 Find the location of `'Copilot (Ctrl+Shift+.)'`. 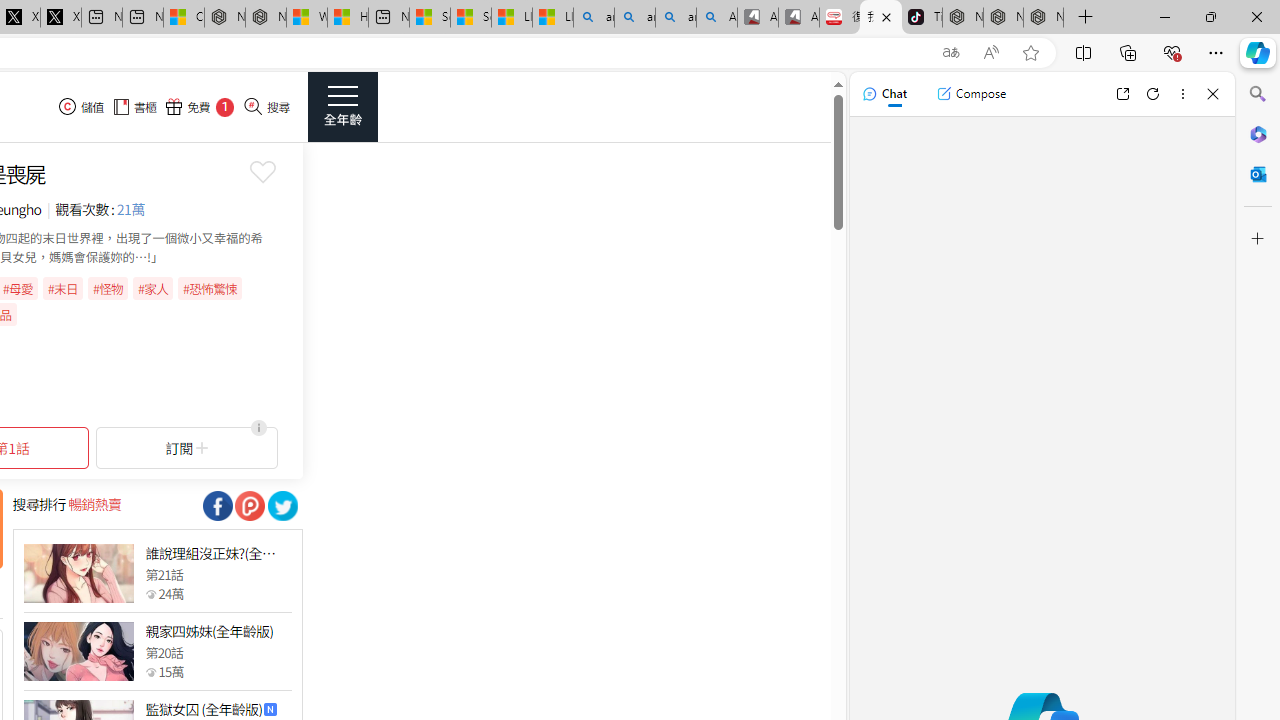

'Copilot (Ctrl+Shift+.)' is located at coordinates (1257, 51).